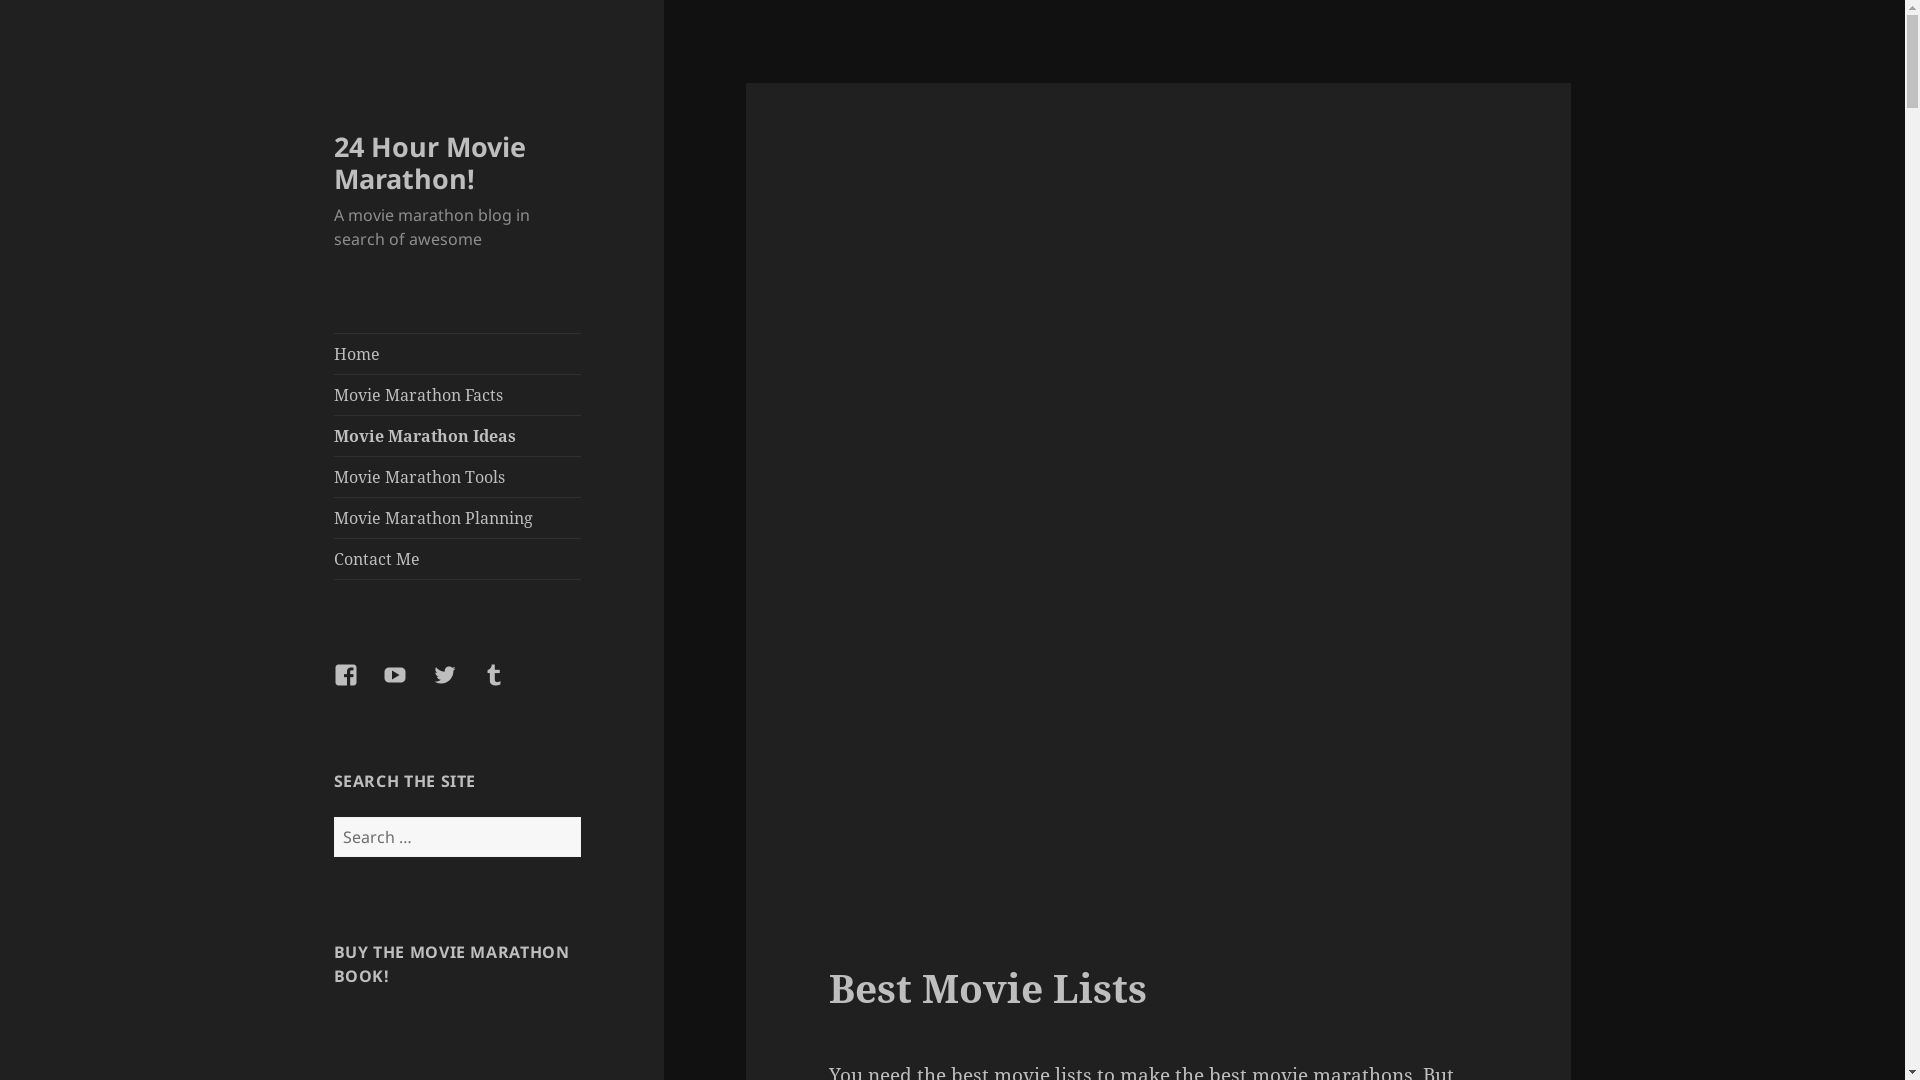 The width and height of the screenshot is (1920, 1080). Describe the element at coordinates (358, 685) in the screenshot. I see `'Facebook'` at that location.